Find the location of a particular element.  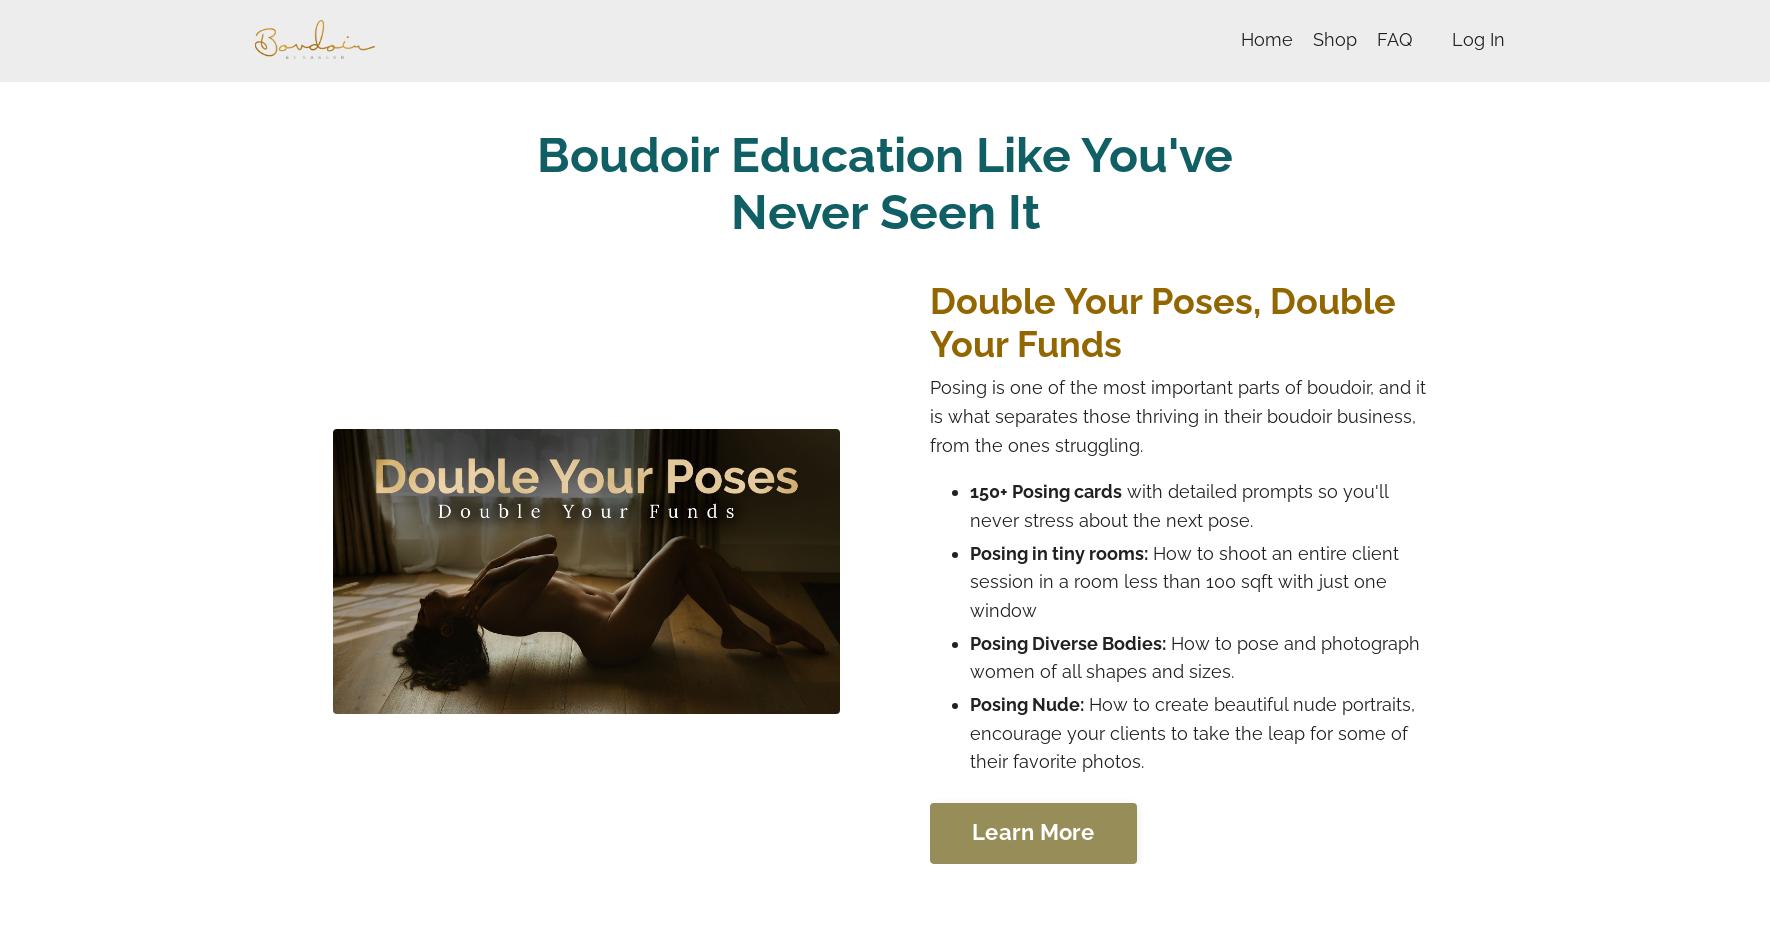

'Shop' is located at coordinates (1334, 38).